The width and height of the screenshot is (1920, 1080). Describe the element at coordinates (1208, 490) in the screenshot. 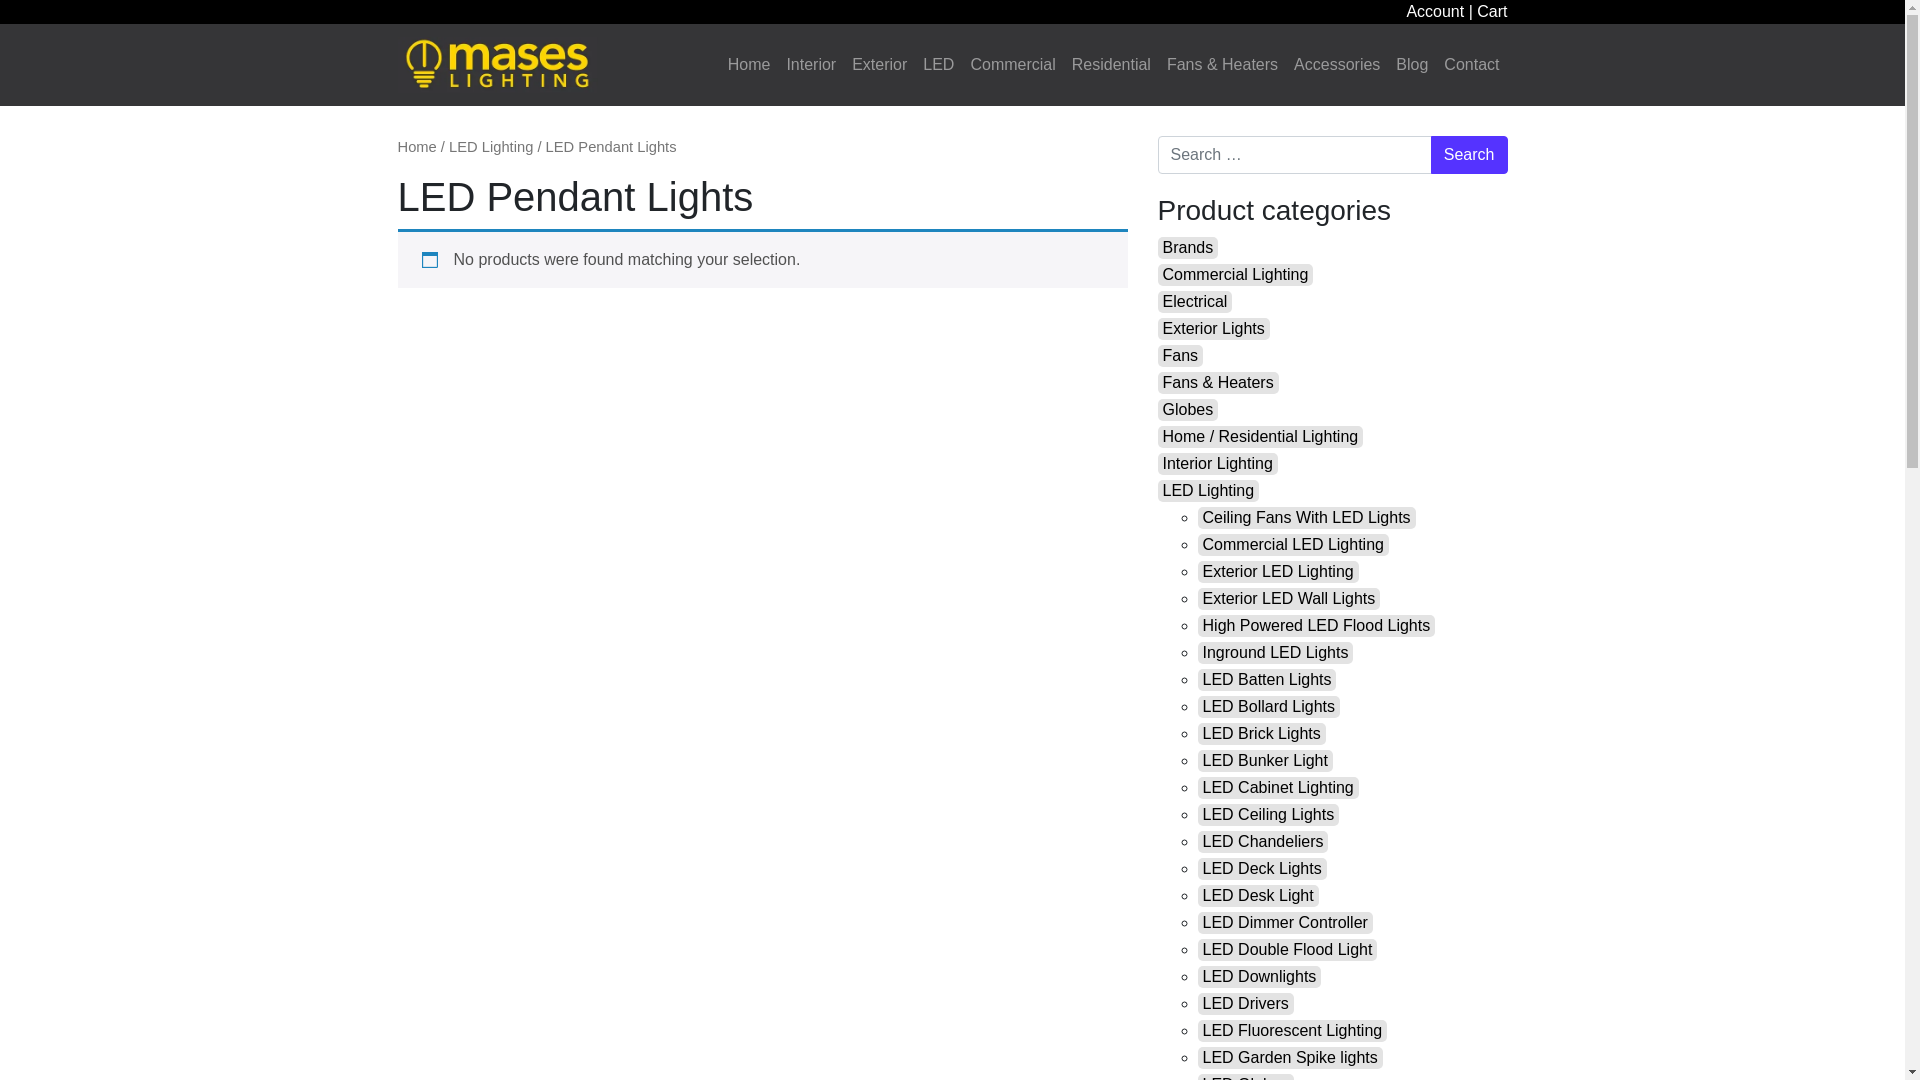

I see `'LED Lighting'` at that location.